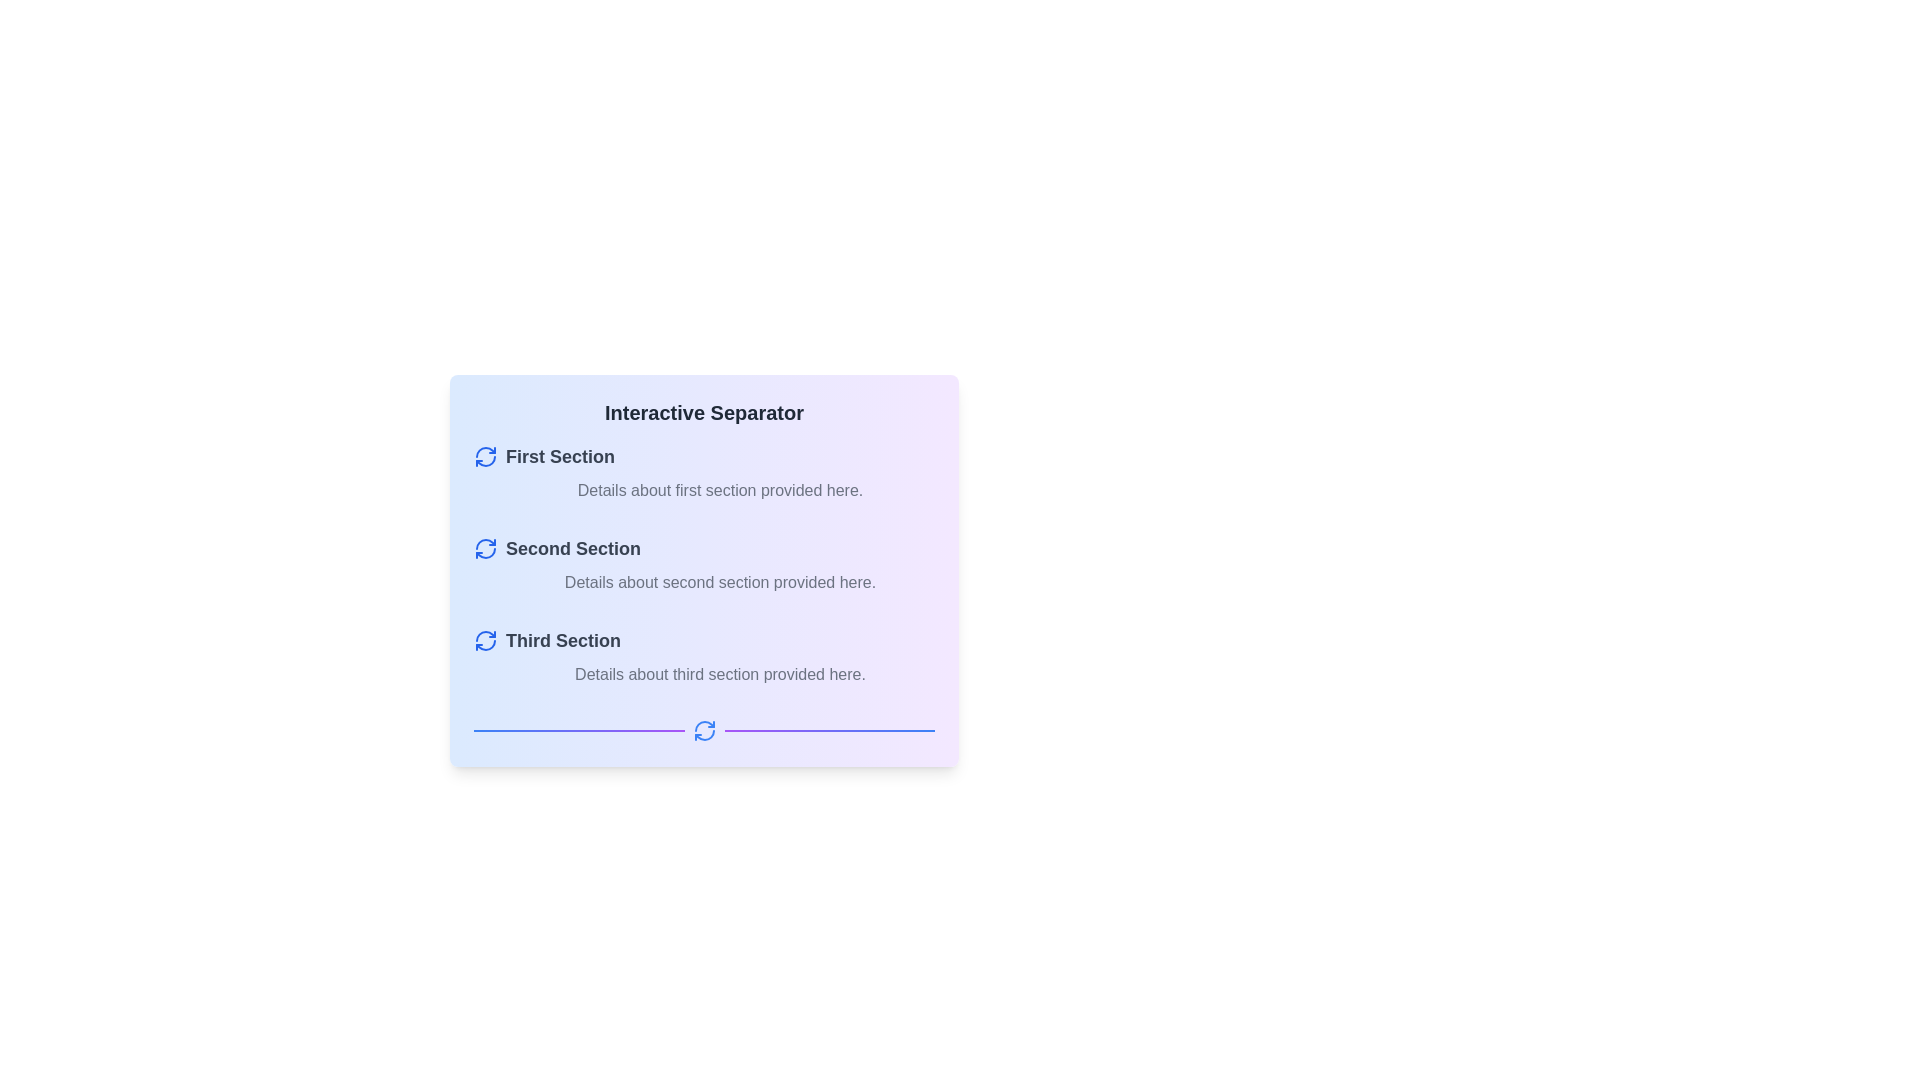 This screenshot has width=1920, height=1080. I want to click on description displayed in the Informational panel for the 'Third Section,' which is located below the 'Second Section' in the vertical list, so click(704, 656).